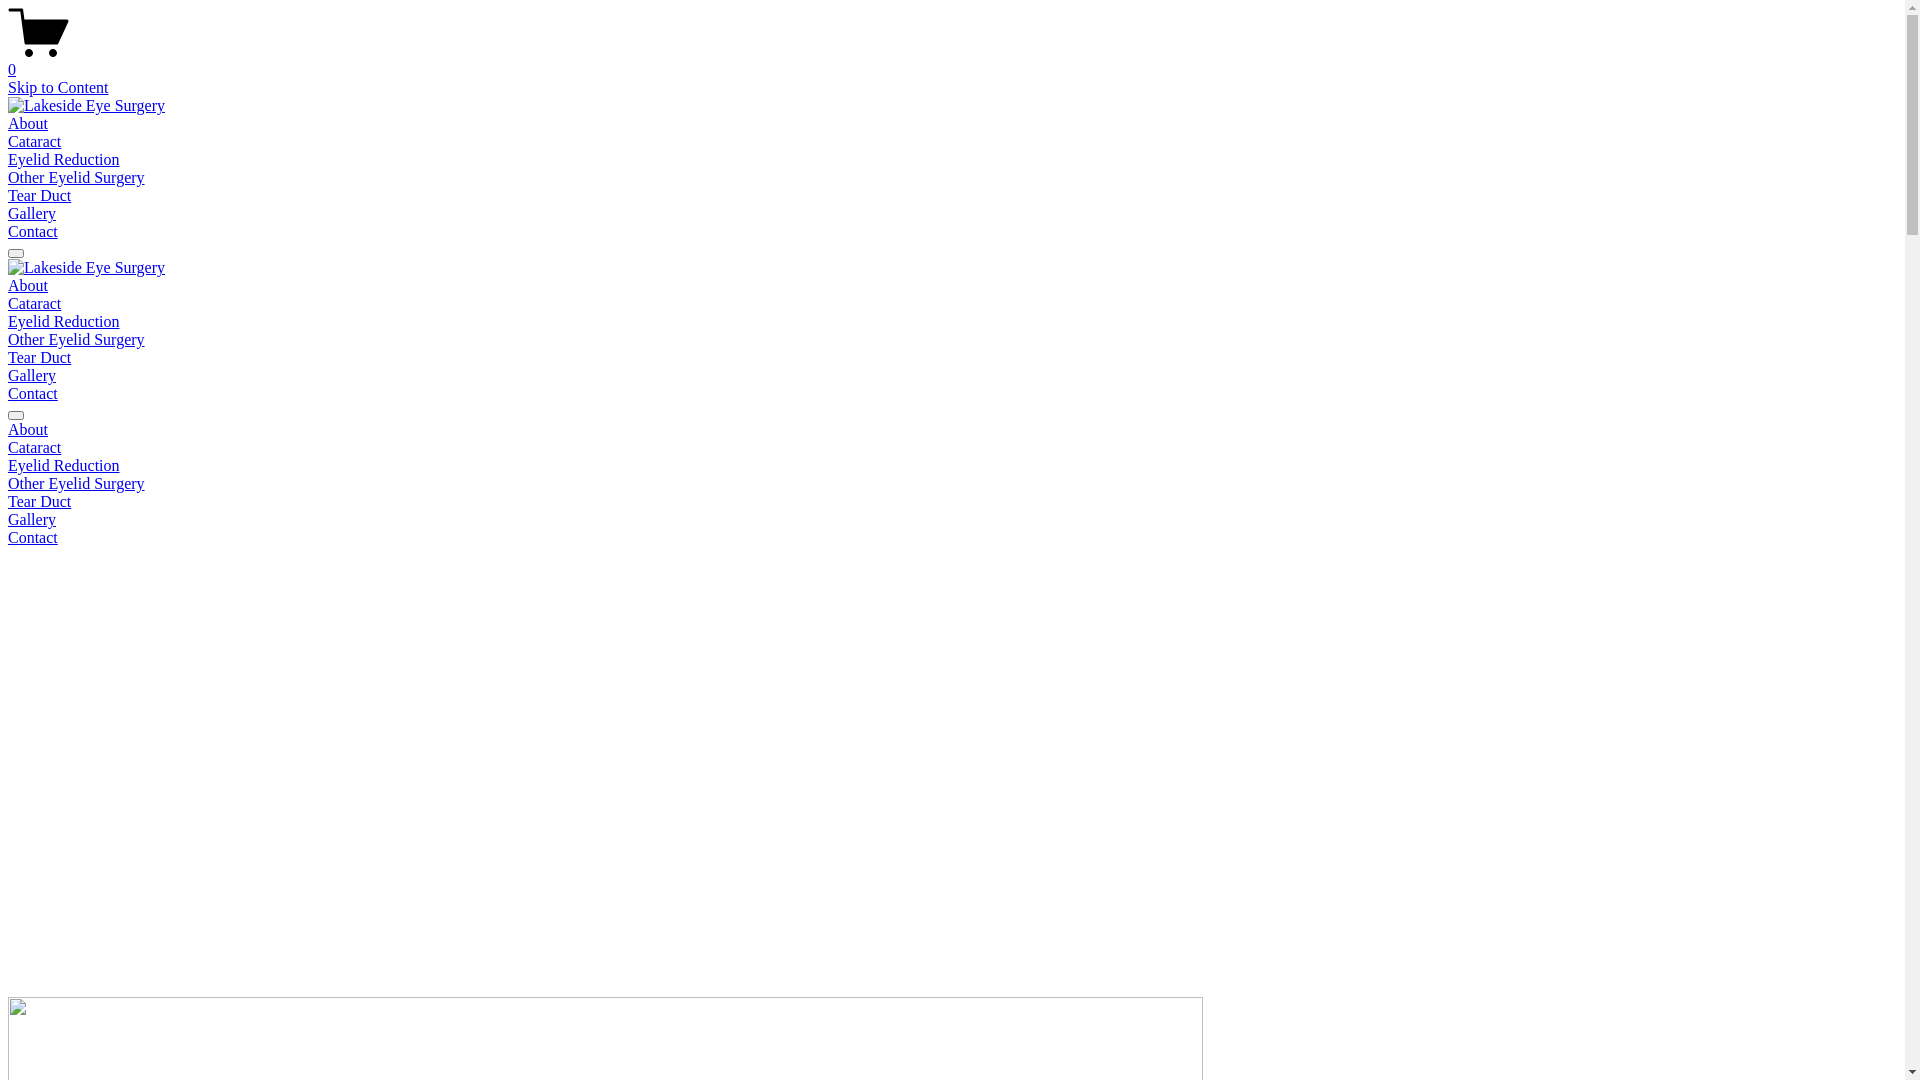 This screenshot has height=1080, width=1920. What do you see at coordinates (76, 176) in the screenshot?
I see `'Other Eyelid Surgery'` at bounding box center [76, 176].